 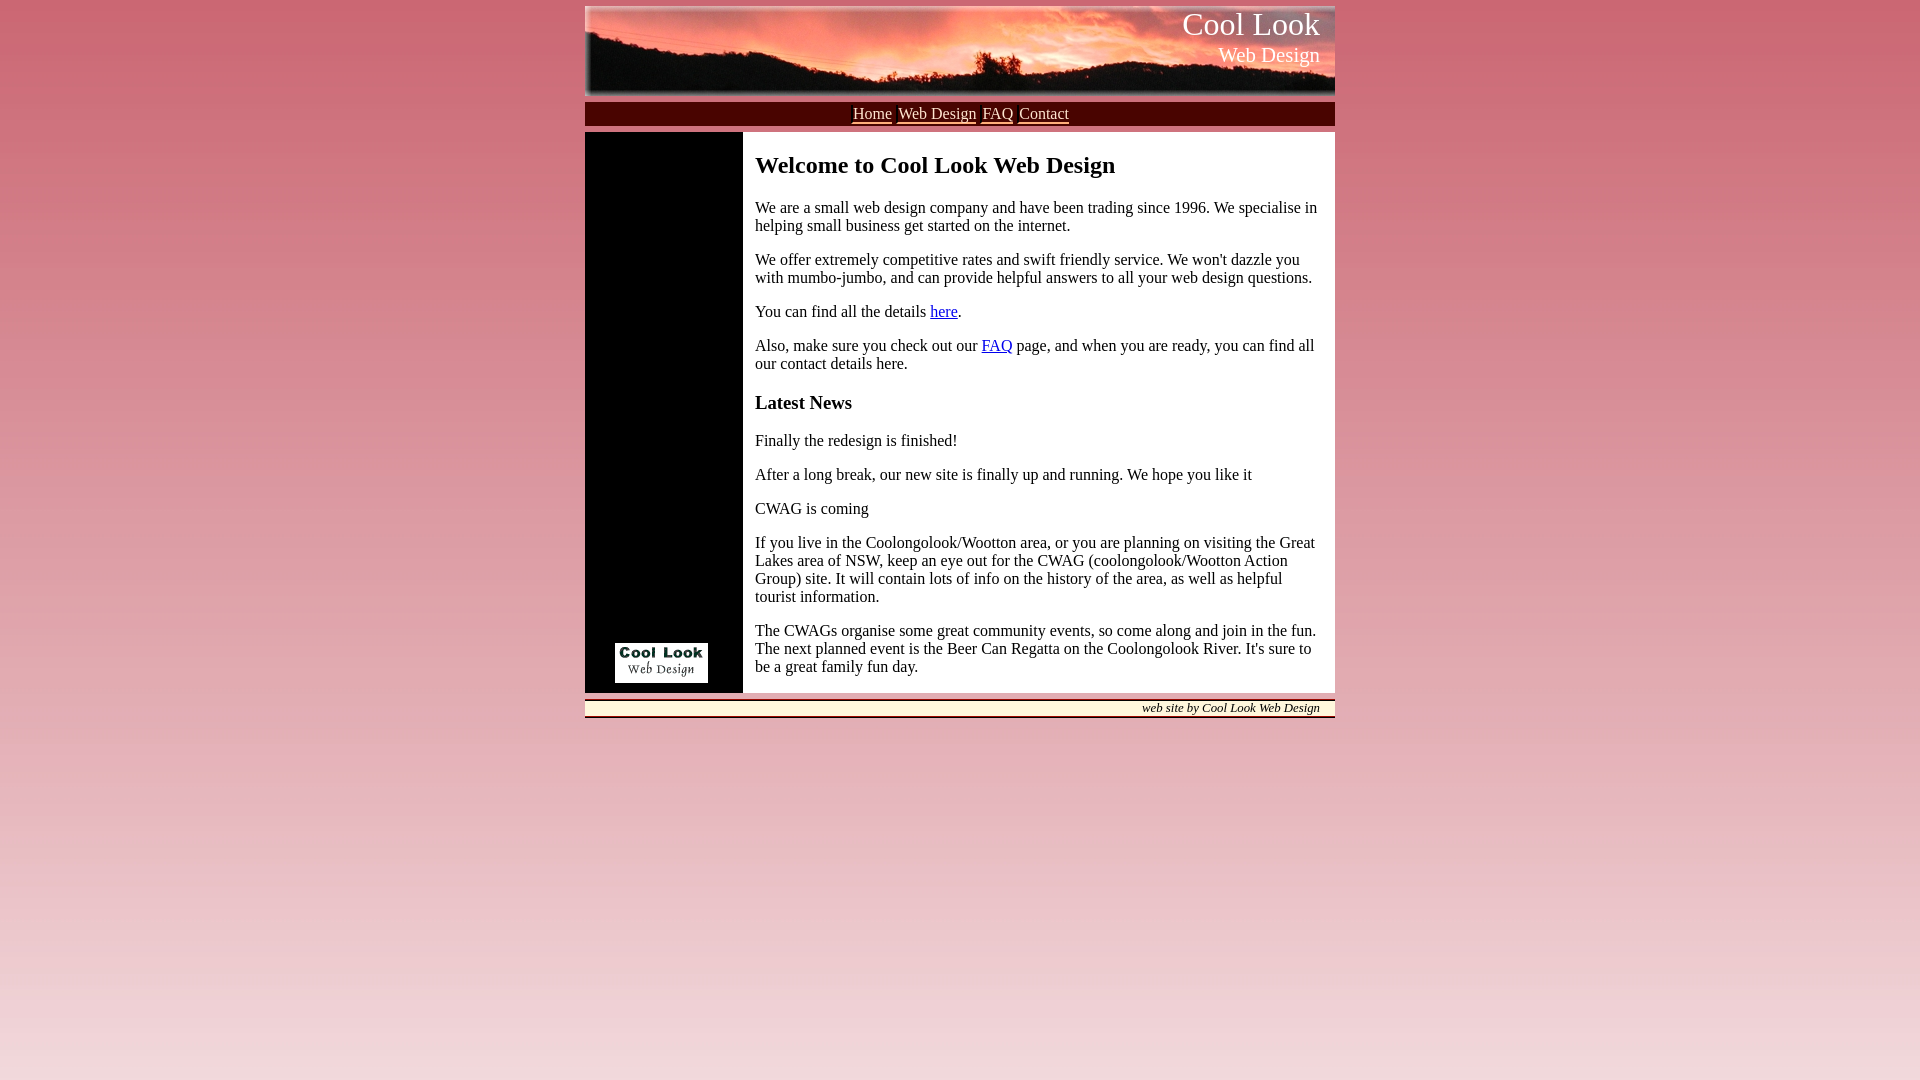 I want to click on 'Contact', so click(x=1017, y=114).